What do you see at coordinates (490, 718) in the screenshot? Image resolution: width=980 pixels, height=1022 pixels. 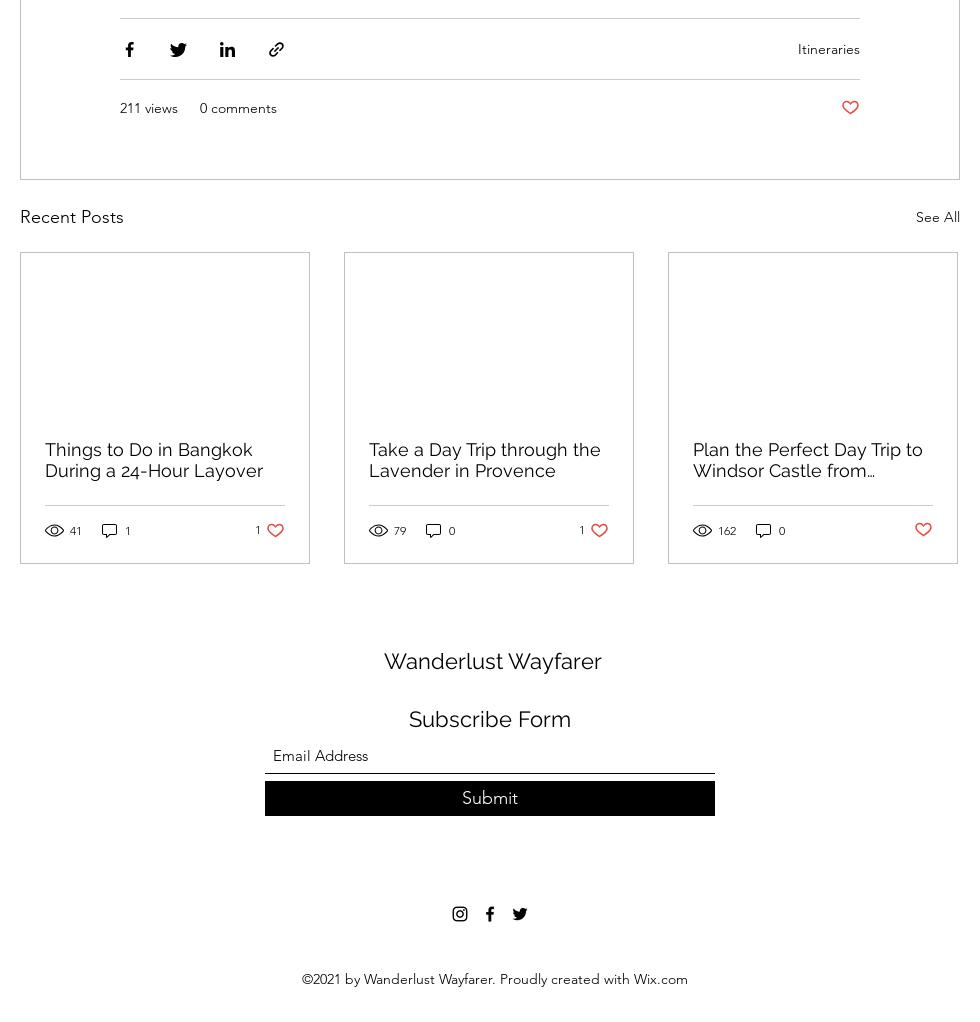 I see `'Subscribe Form'` at bounding box center [490, 718].